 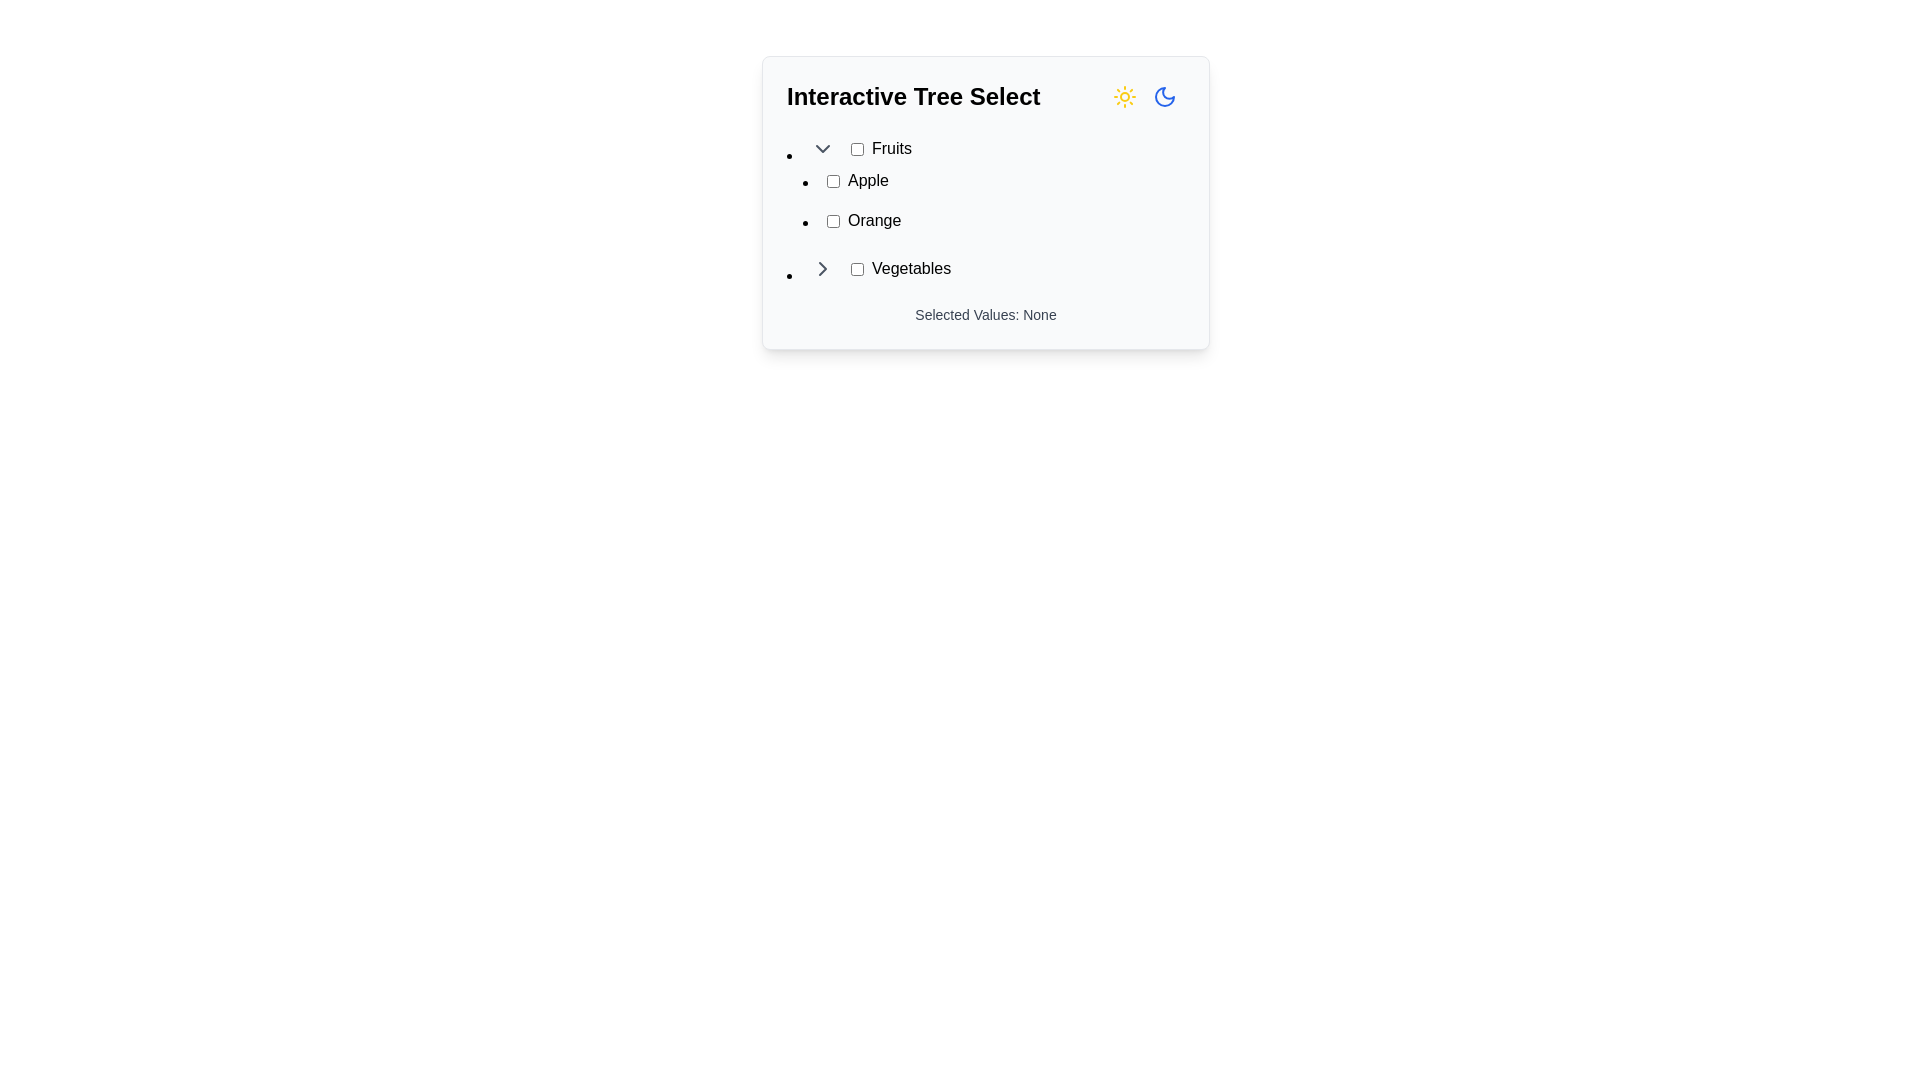 What do you see at coordinates (1165, 96) in the screenshot?
I see `the crescent moon icon located in the top-right corner of the interactive tree select component, which serves as a mode indicator for switching between day and night modes` at bounding box center [1165, 96].